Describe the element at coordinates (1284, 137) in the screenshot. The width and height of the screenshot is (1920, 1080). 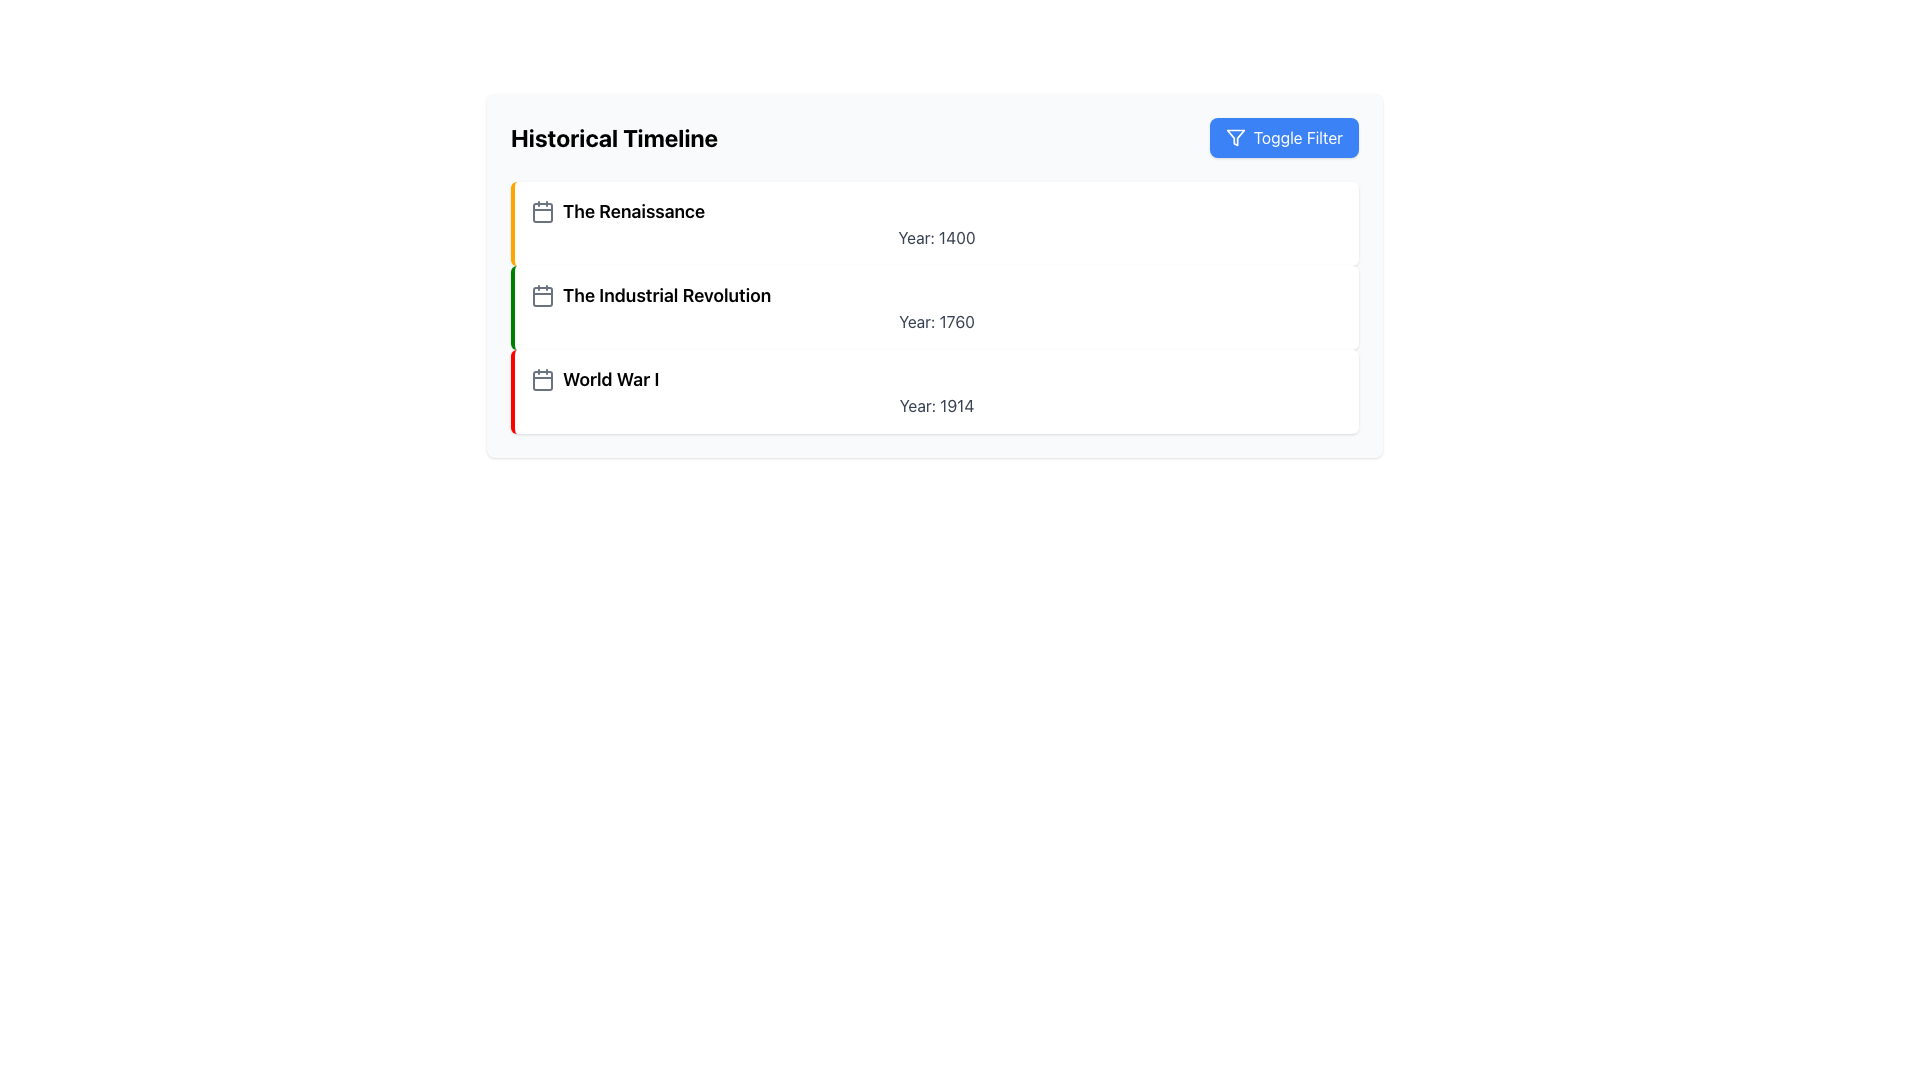
I see `the toggle button for filters located at the top right corner of the interface, adjacent to the 'Historical Timeline' heading, for keyboard interactions` at that location.